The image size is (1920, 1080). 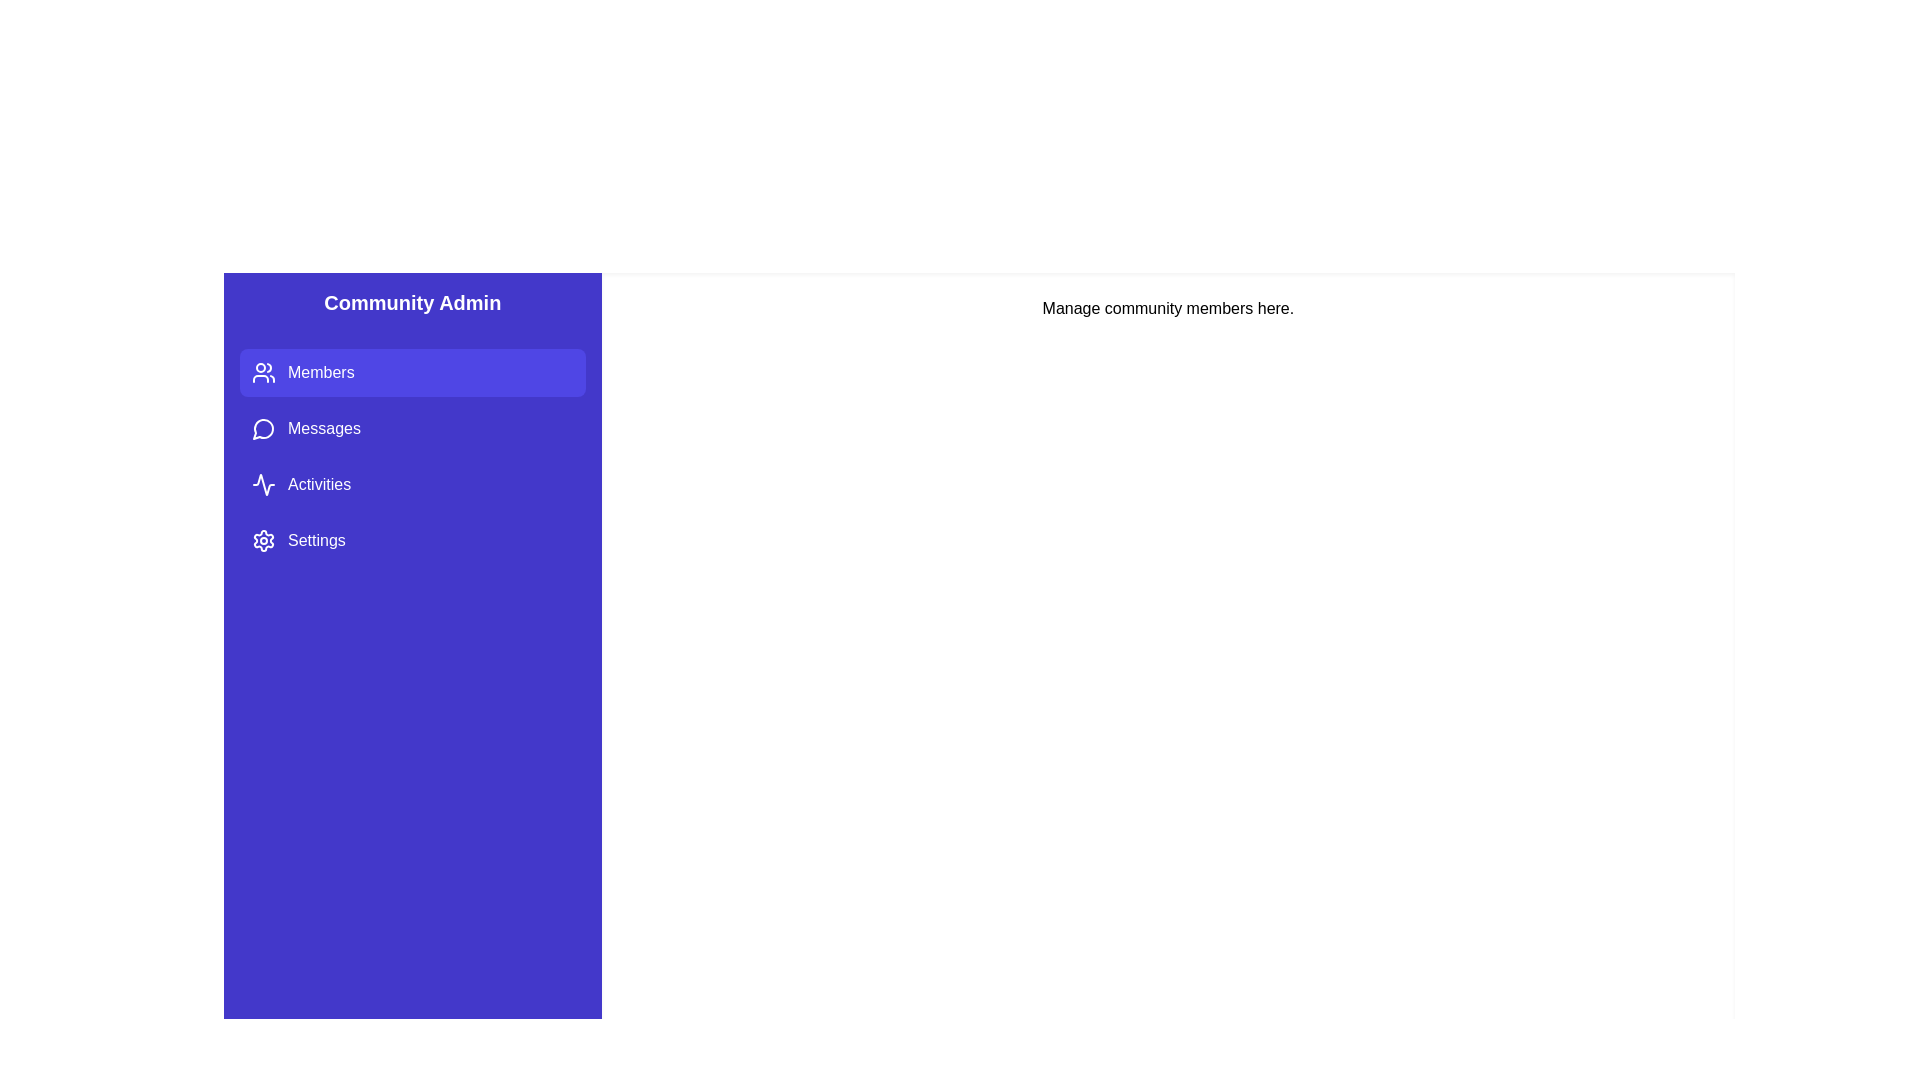 I want to click on the settings icon, which is a gear-like graphical icon located at the bottom of the vertical navigation bar on the left side of the interface, so click(x=263, y=540).